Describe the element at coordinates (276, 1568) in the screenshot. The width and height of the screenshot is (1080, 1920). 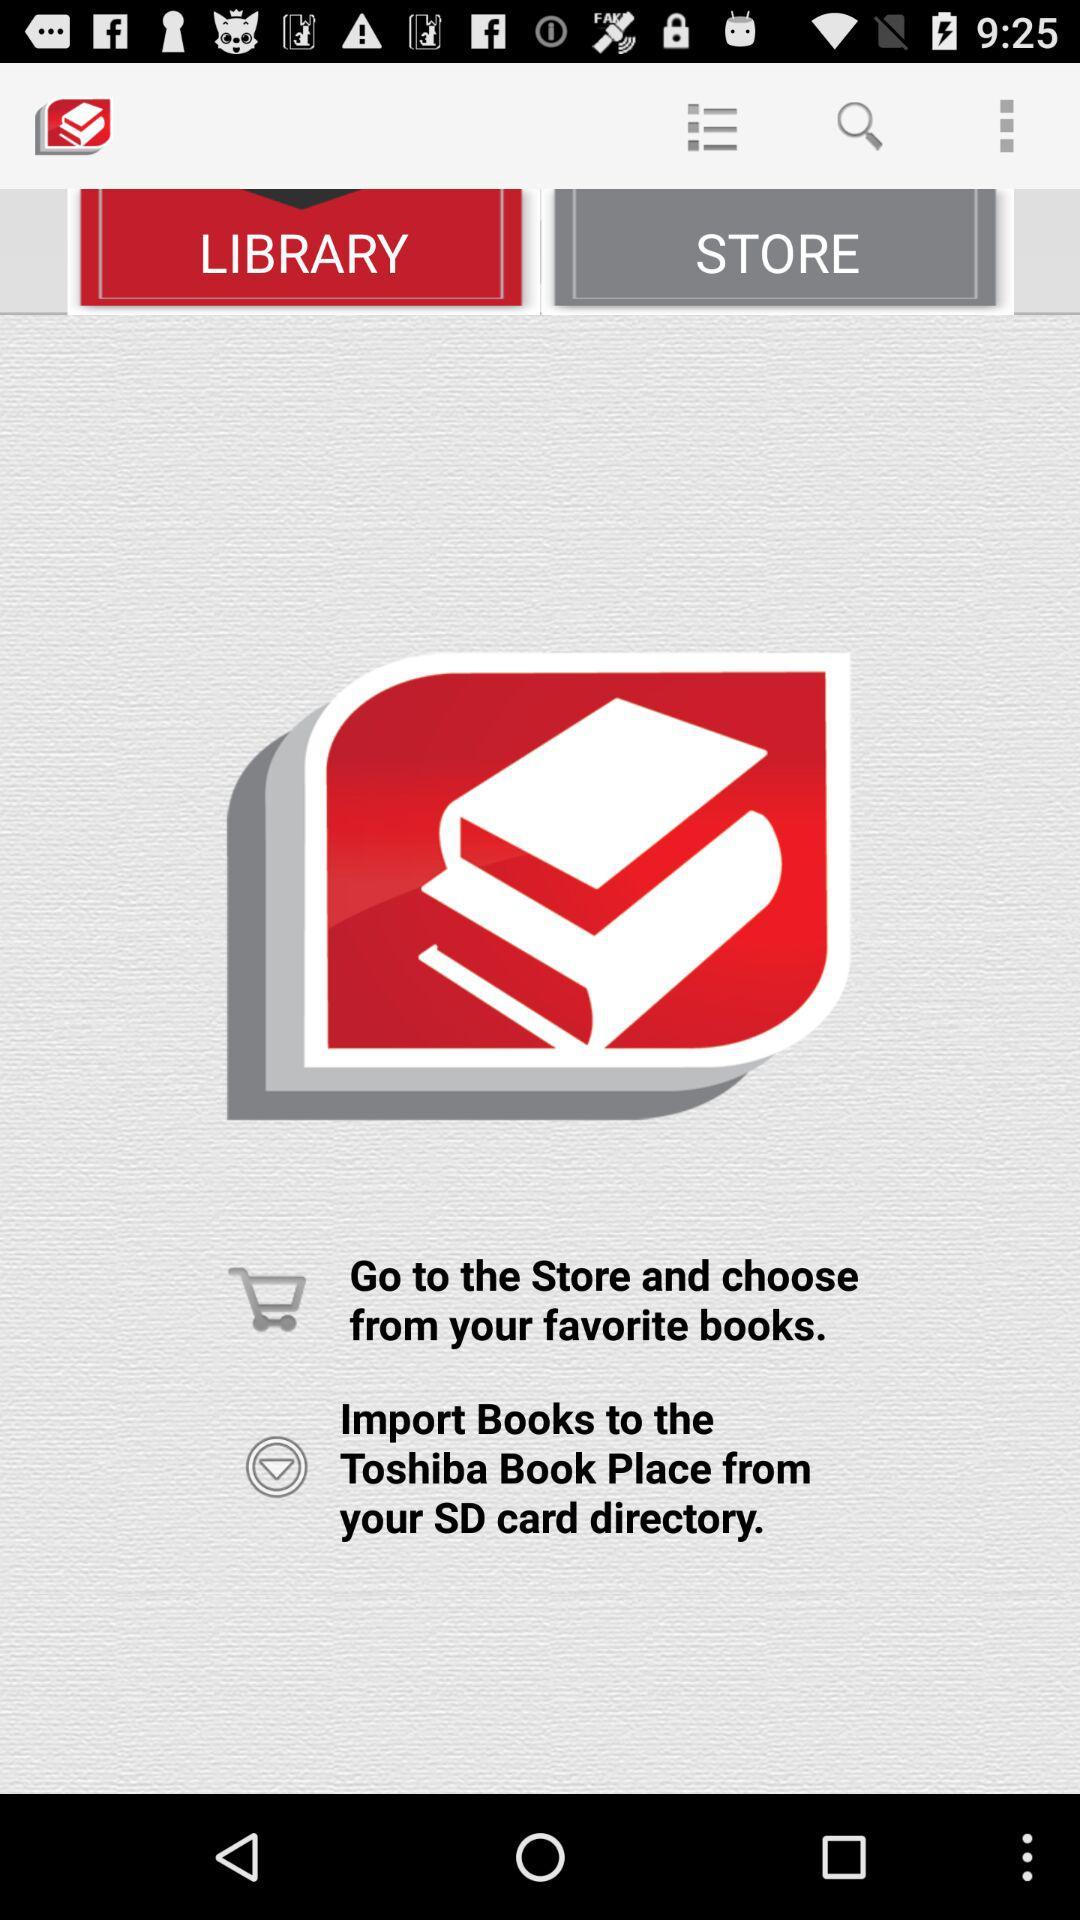
I see `the expand_more icon` at that location.